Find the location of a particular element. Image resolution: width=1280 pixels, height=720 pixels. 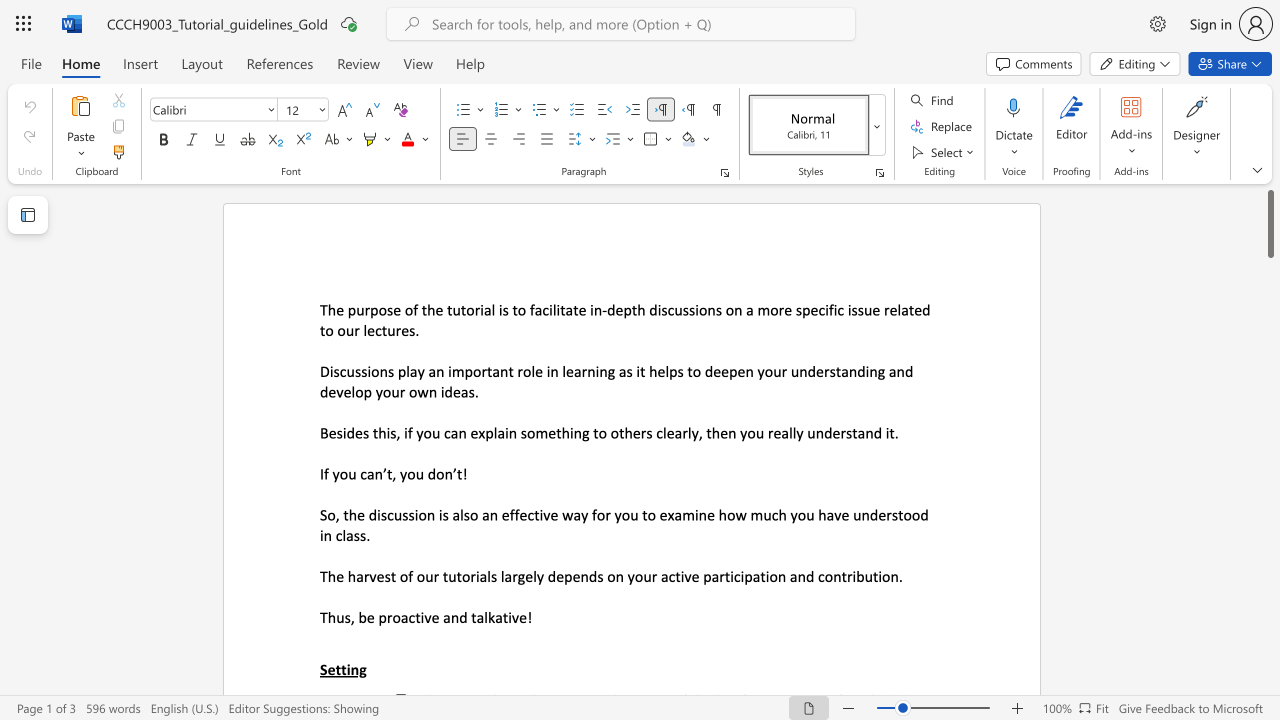

the scrollbar on the right to shift the page lower is located at coordinates (1269, 318).